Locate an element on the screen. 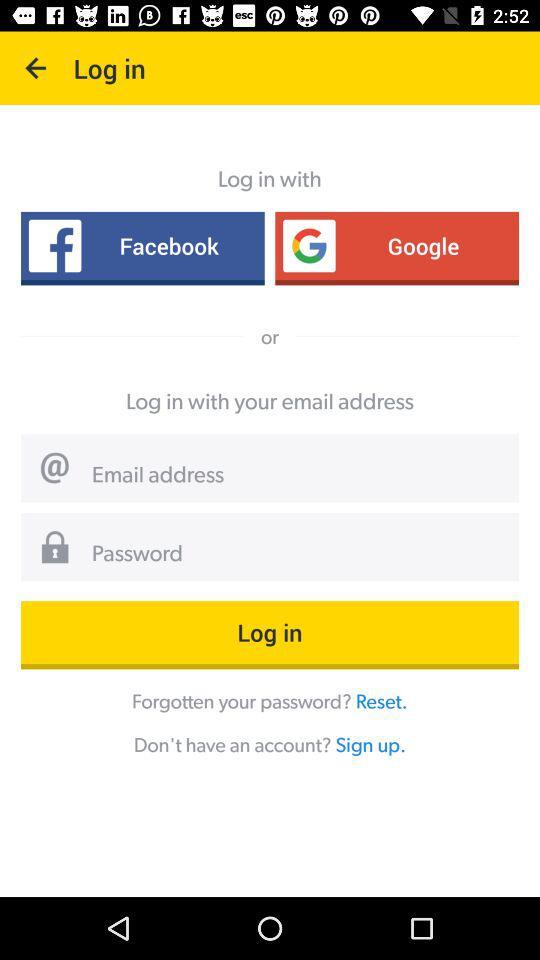  the icon next to log in icon is located at coordinates (36, 68).